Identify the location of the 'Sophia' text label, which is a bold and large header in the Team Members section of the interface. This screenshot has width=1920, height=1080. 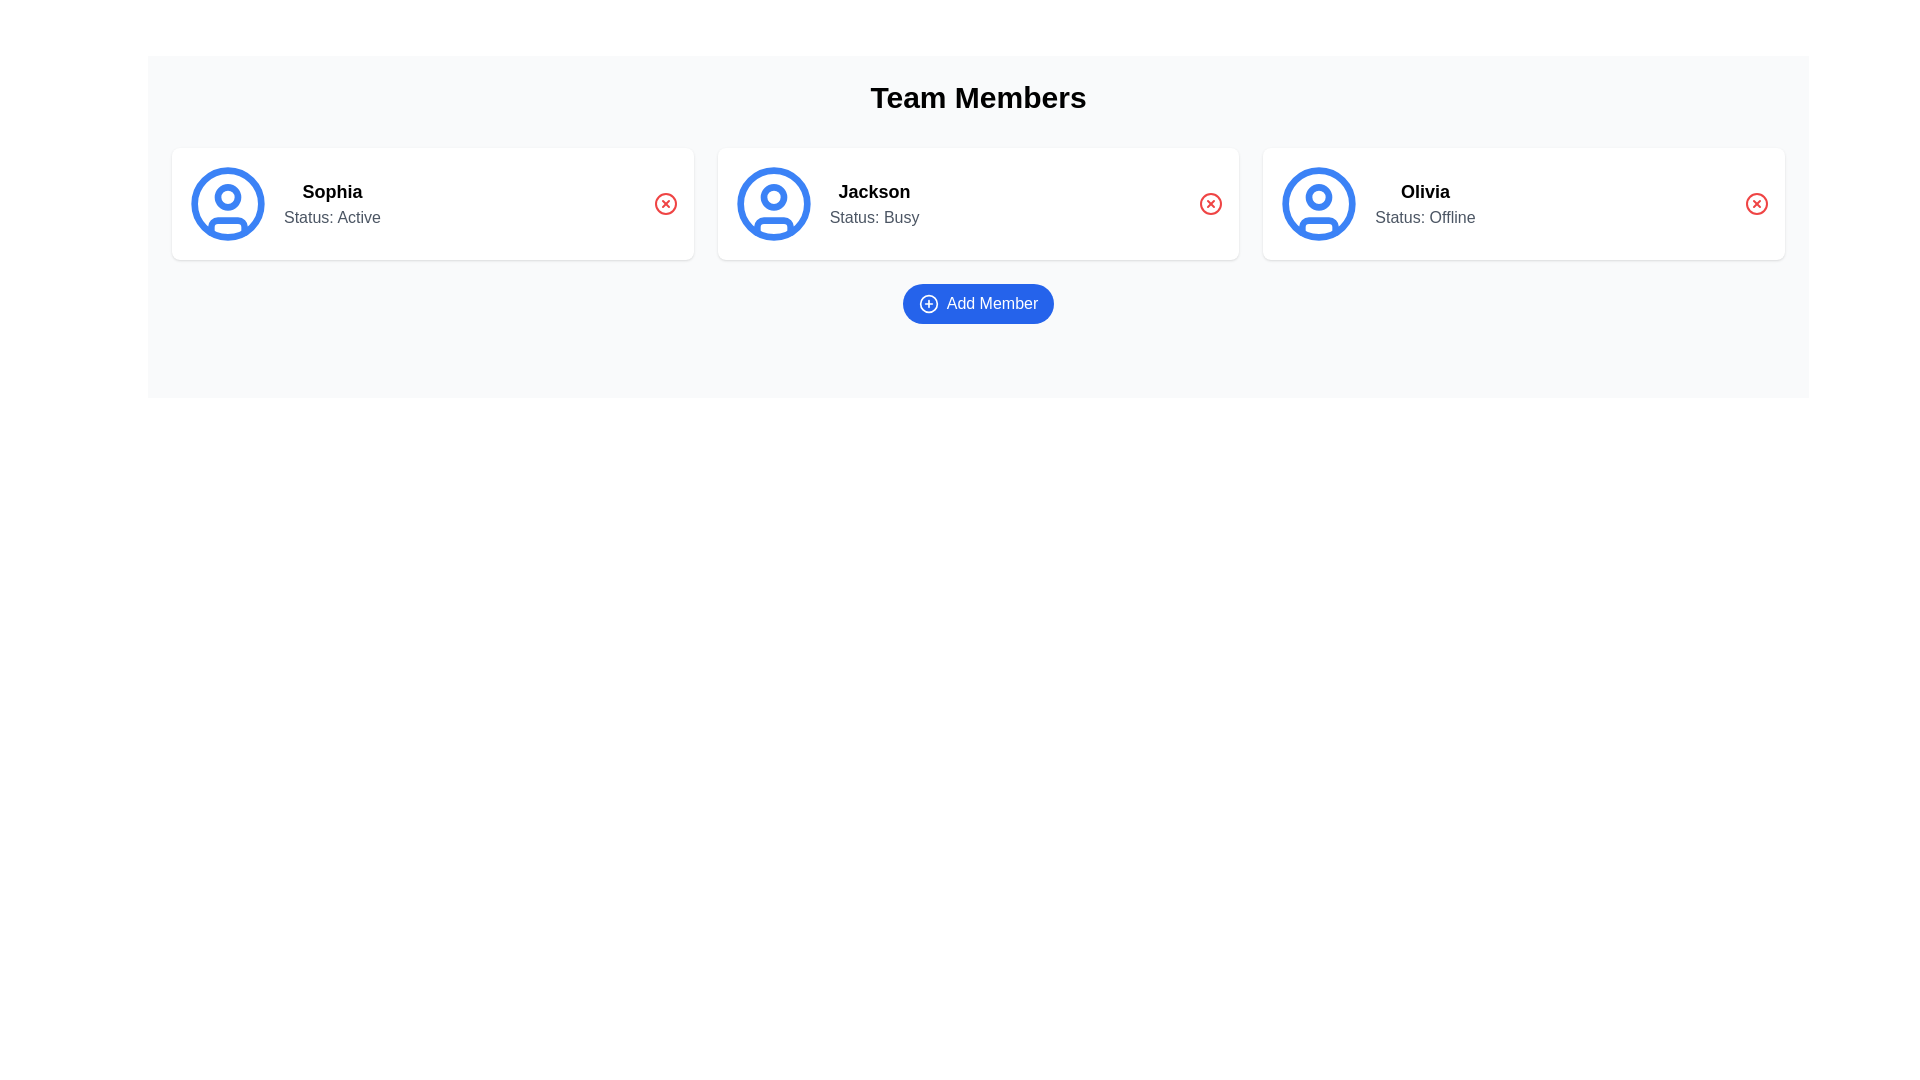
(332, 192).